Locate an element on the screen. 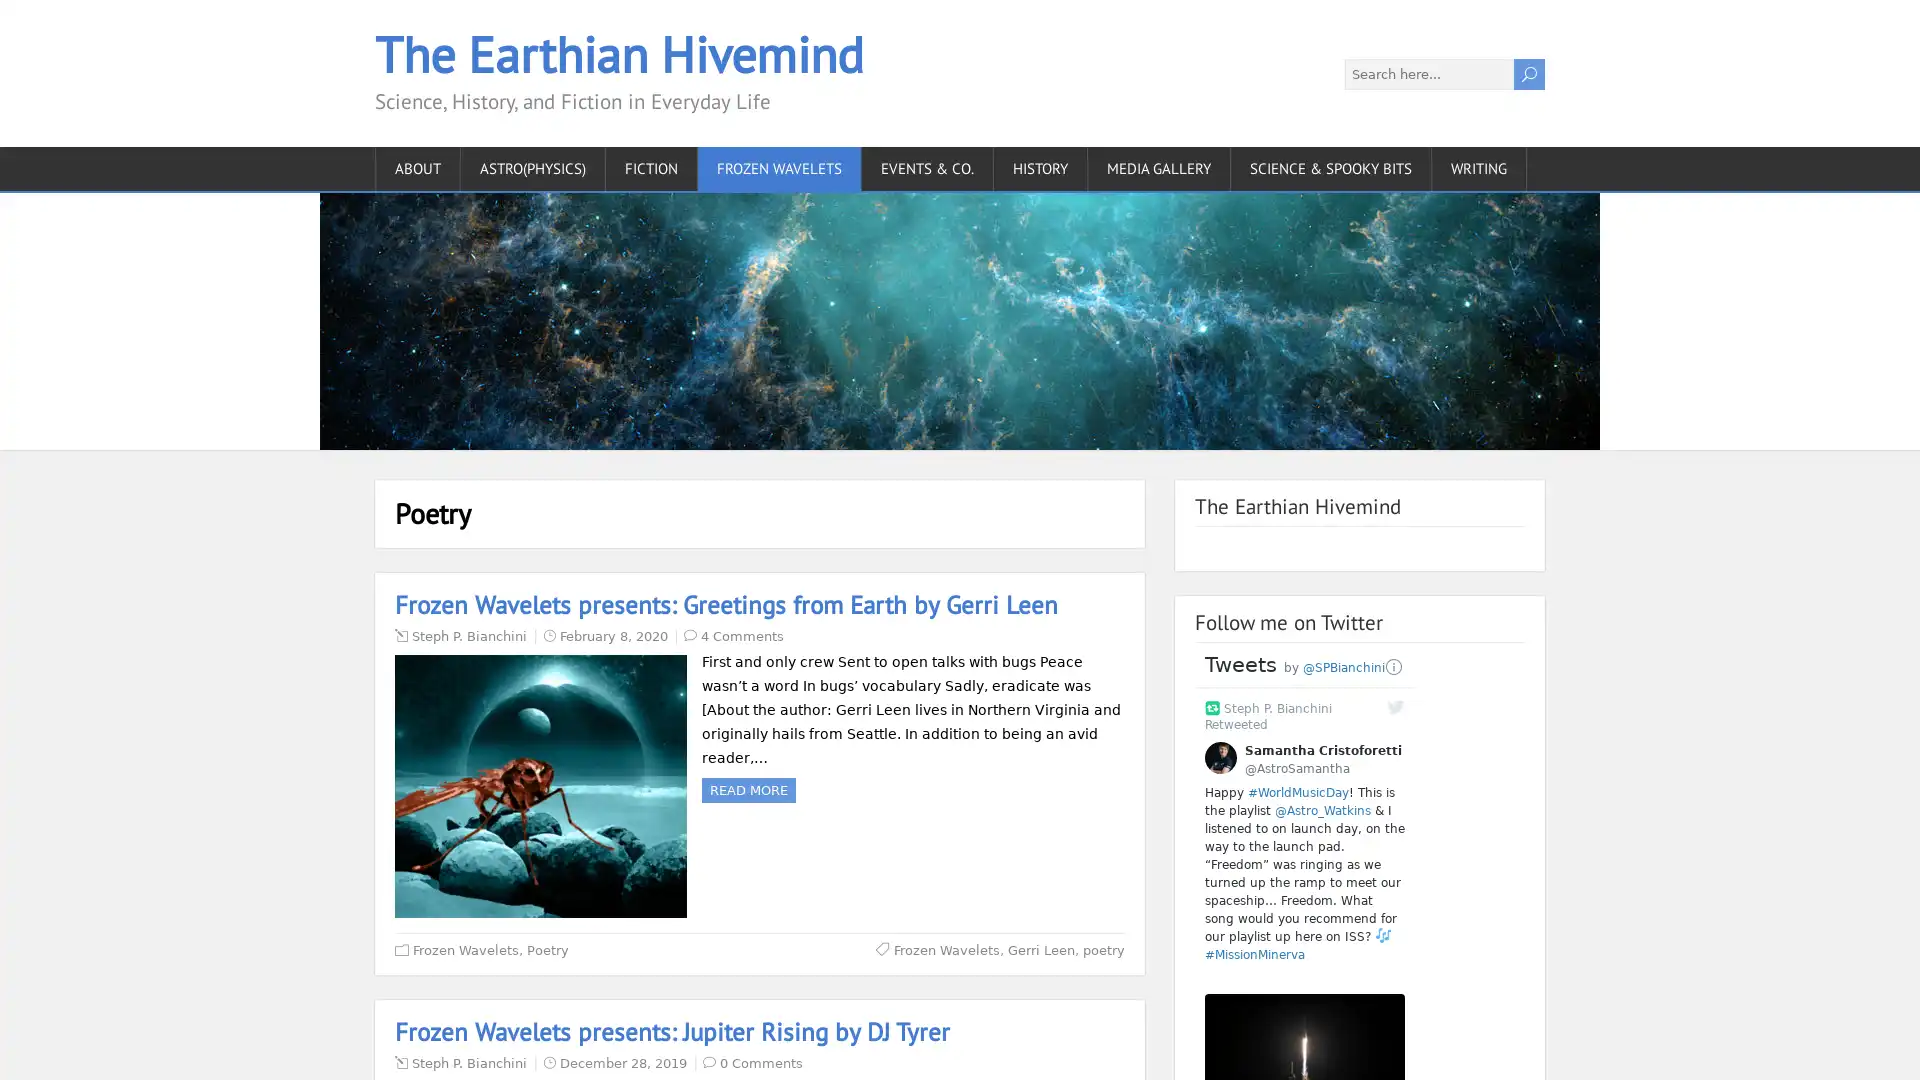 Image resolution: width=1920 pixels, height=1080 pixels. U is located at coordinates (1528, 72).